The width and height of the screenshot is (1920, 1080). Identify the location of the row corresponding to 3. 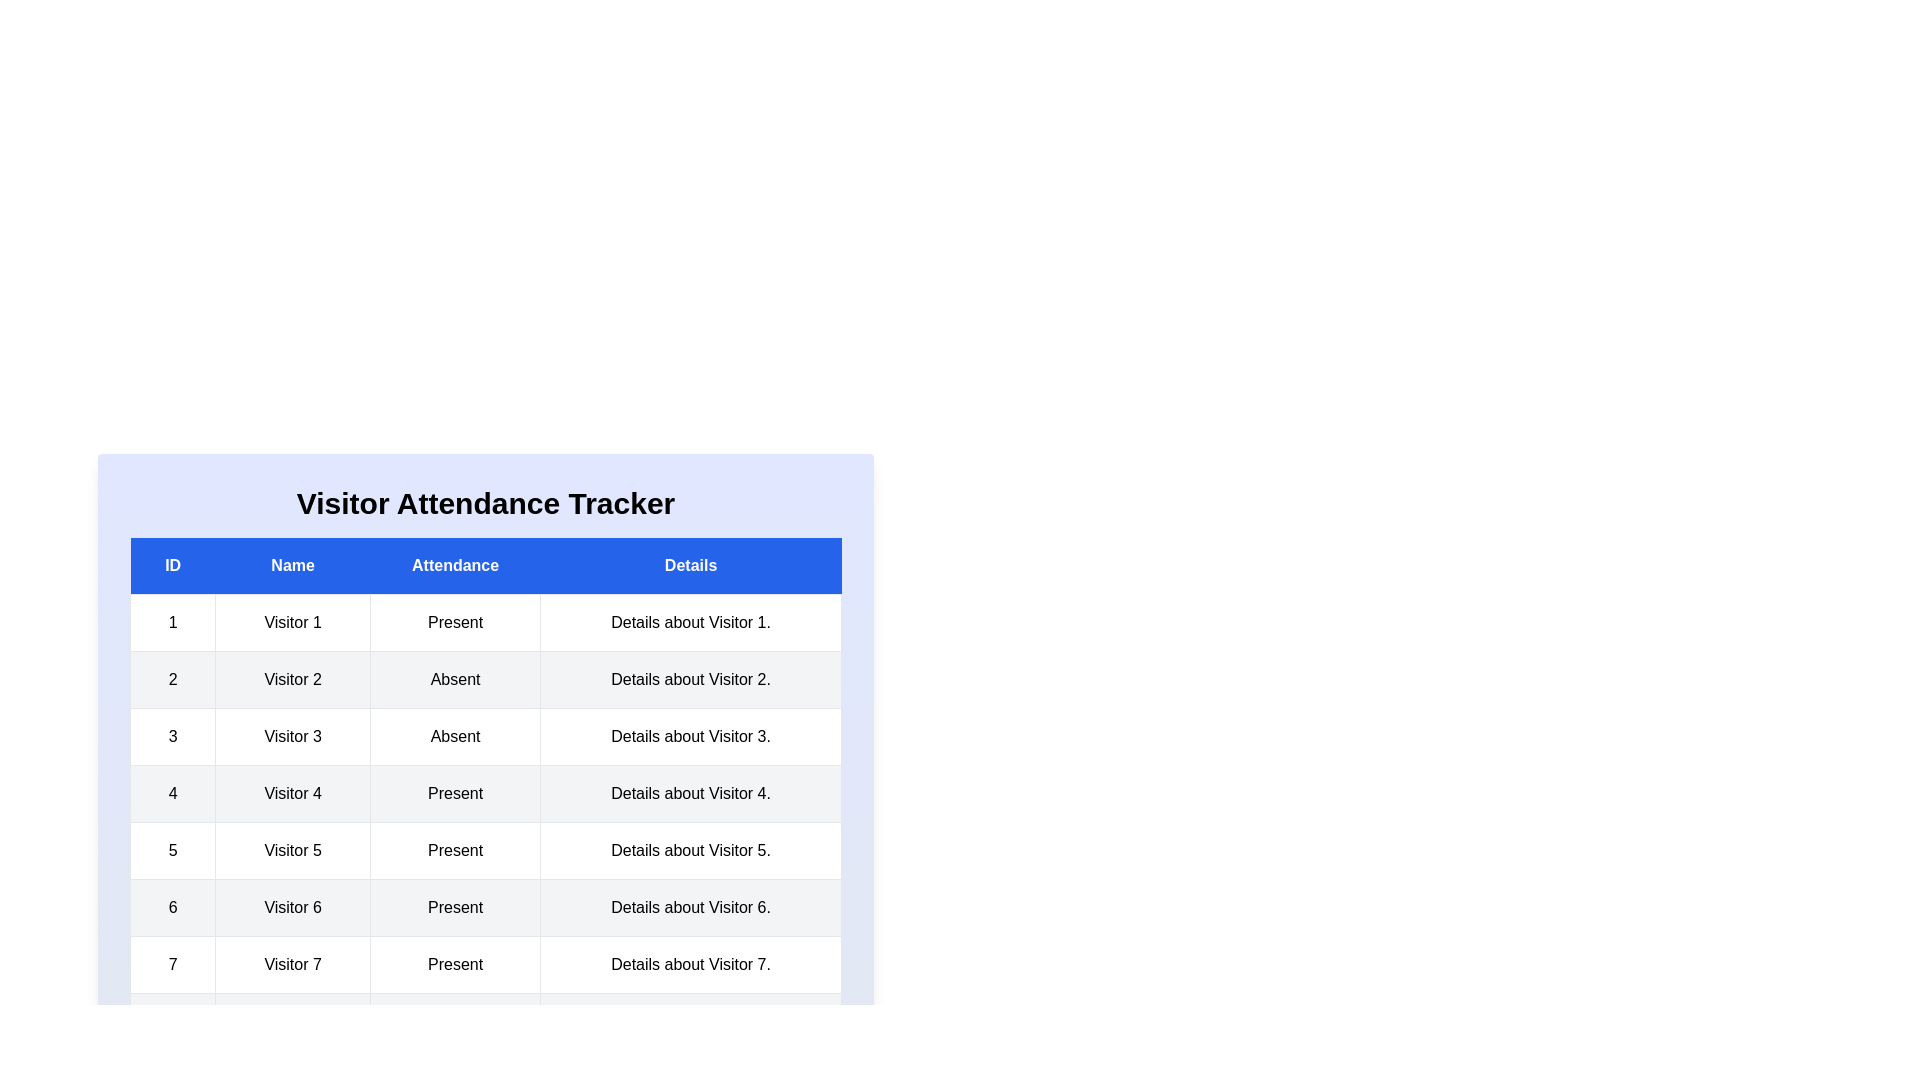
(485, 736).